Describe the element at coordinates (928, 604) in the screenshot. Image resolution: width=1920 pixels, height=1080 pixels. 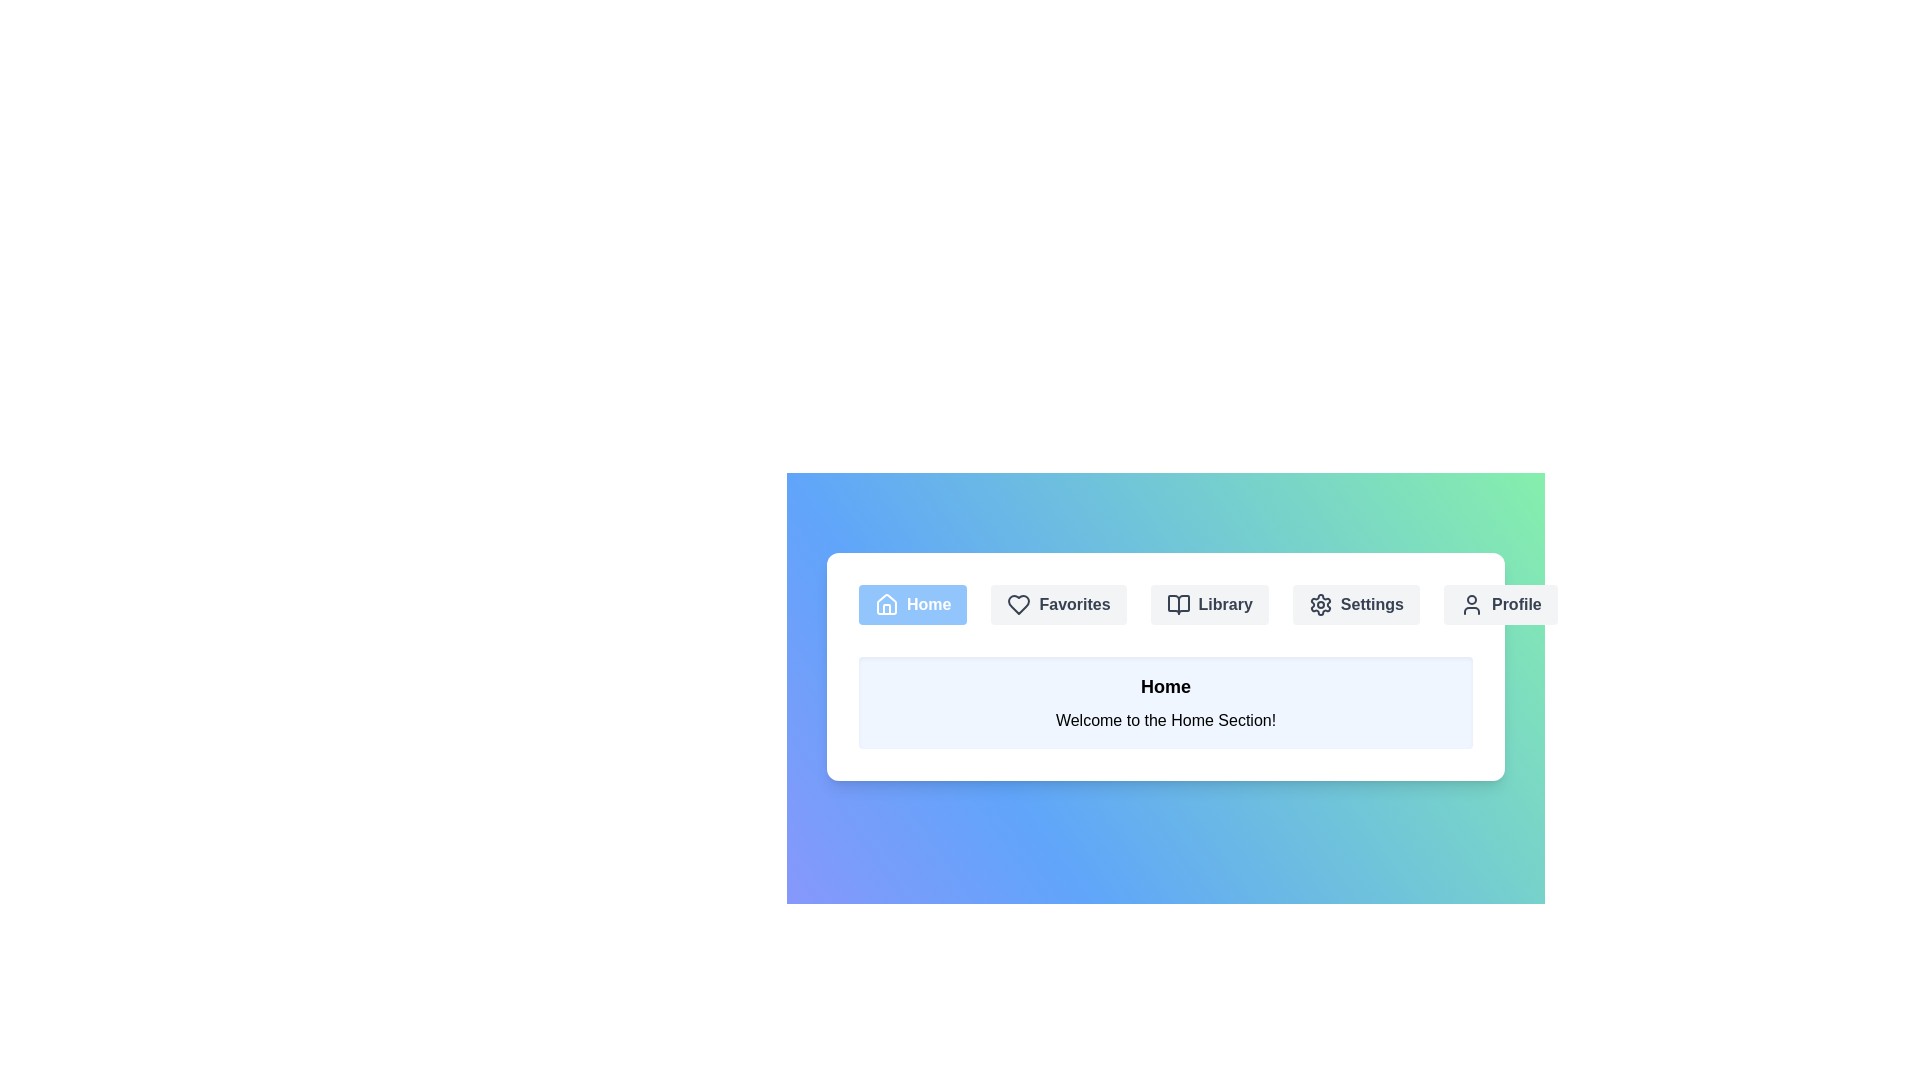
I see `the 'Home' label in the navigation menu, which is located to the right of the house icon at the top left of the interface` at that location.